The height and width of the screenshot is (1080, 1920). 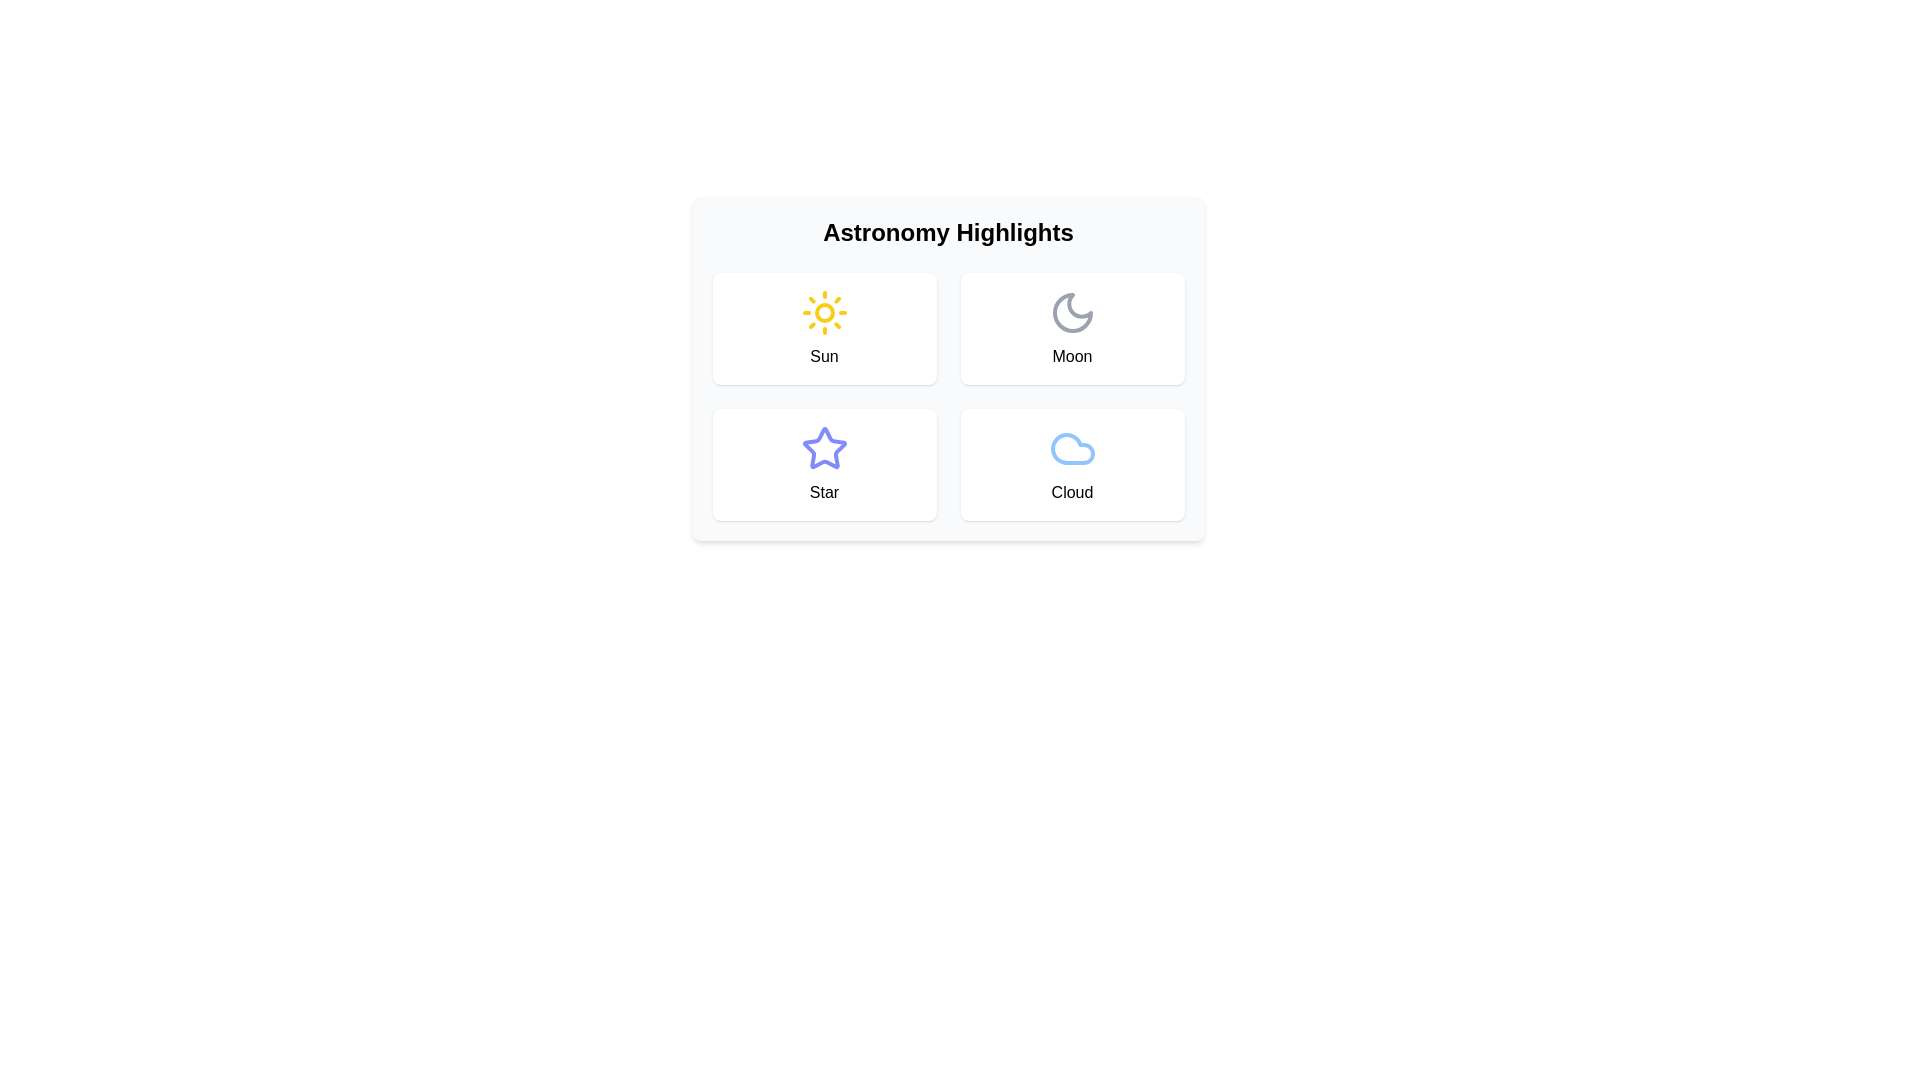 I want to click on the sun icon, which is a bright yellow circular icon with rays, located in the top-left section of the card labeled 'Sun', so click(x=824, y=312).